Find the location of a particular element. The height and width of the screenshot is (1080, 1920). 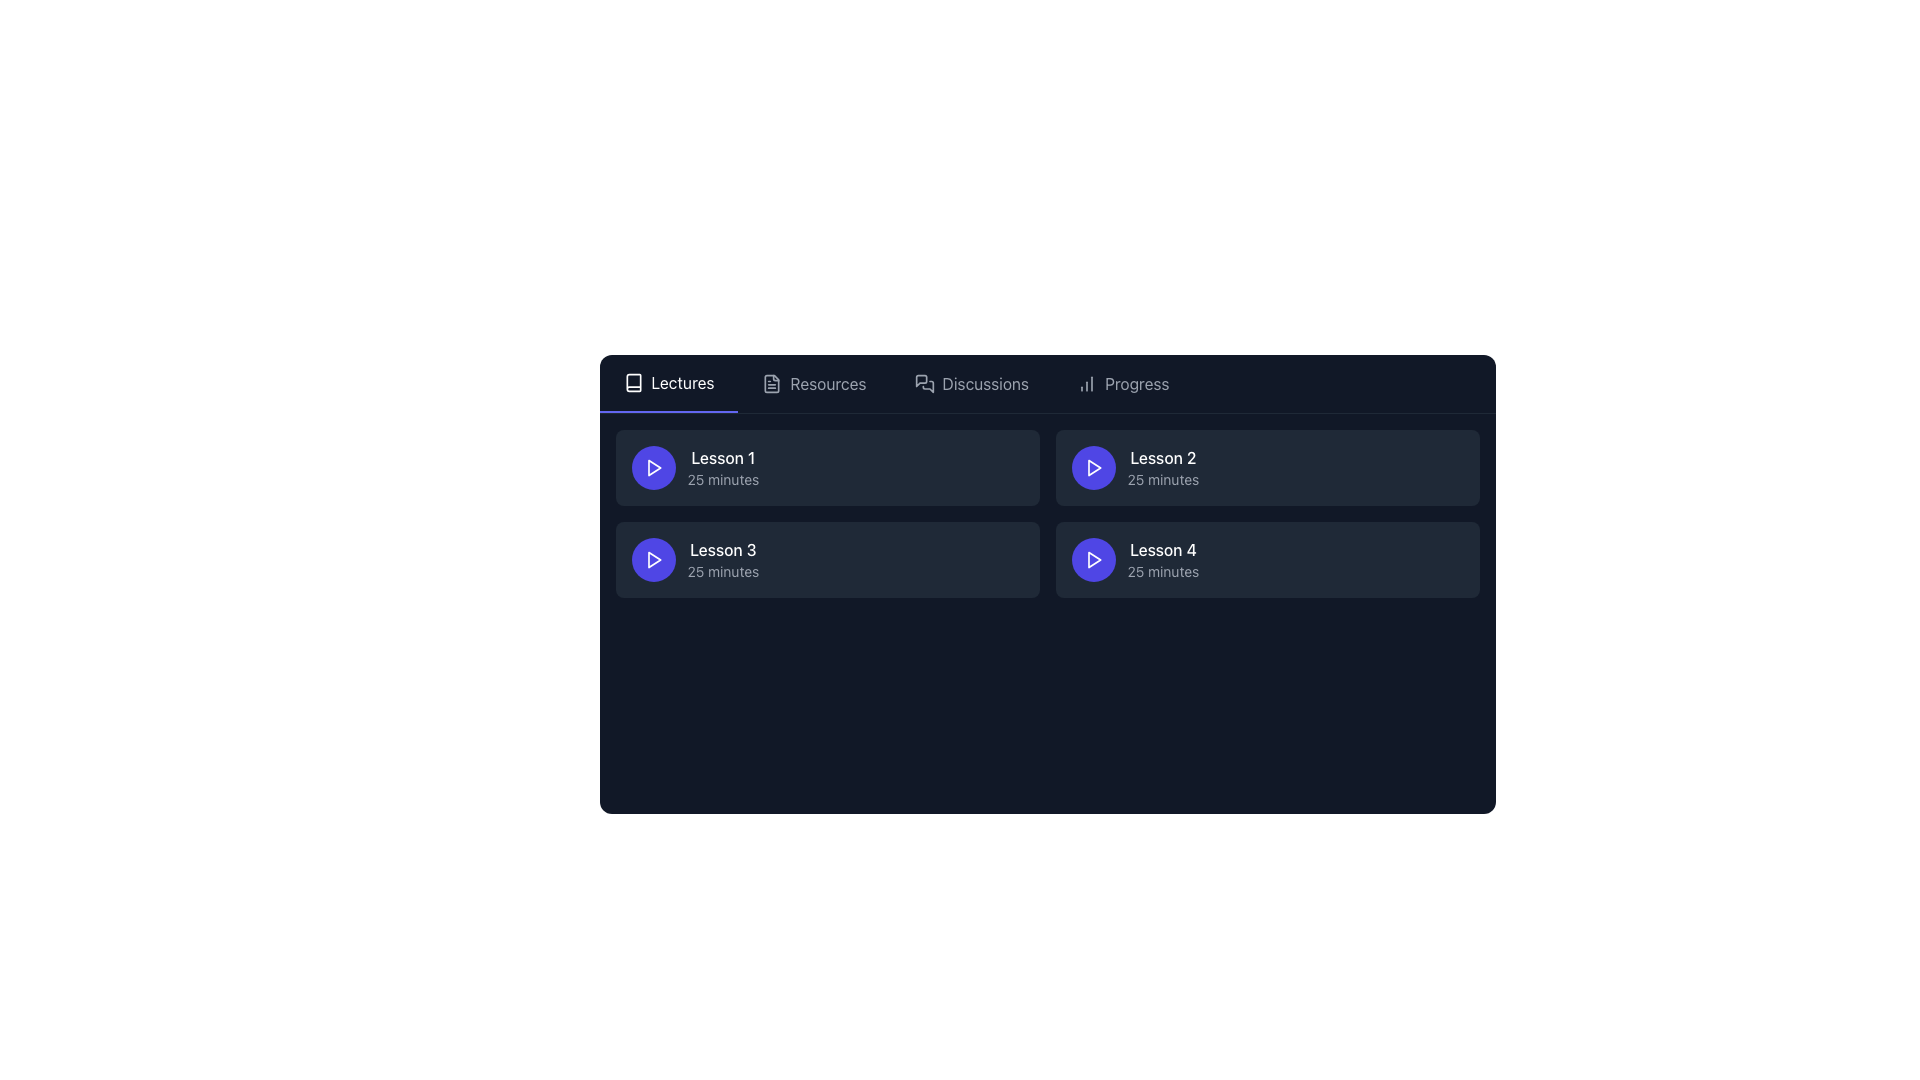

the 'Resources' tab by navigating to the icon located to the left of the text label 'Resources' in the horizontal navigation bar is located at coordinates (771, 384).